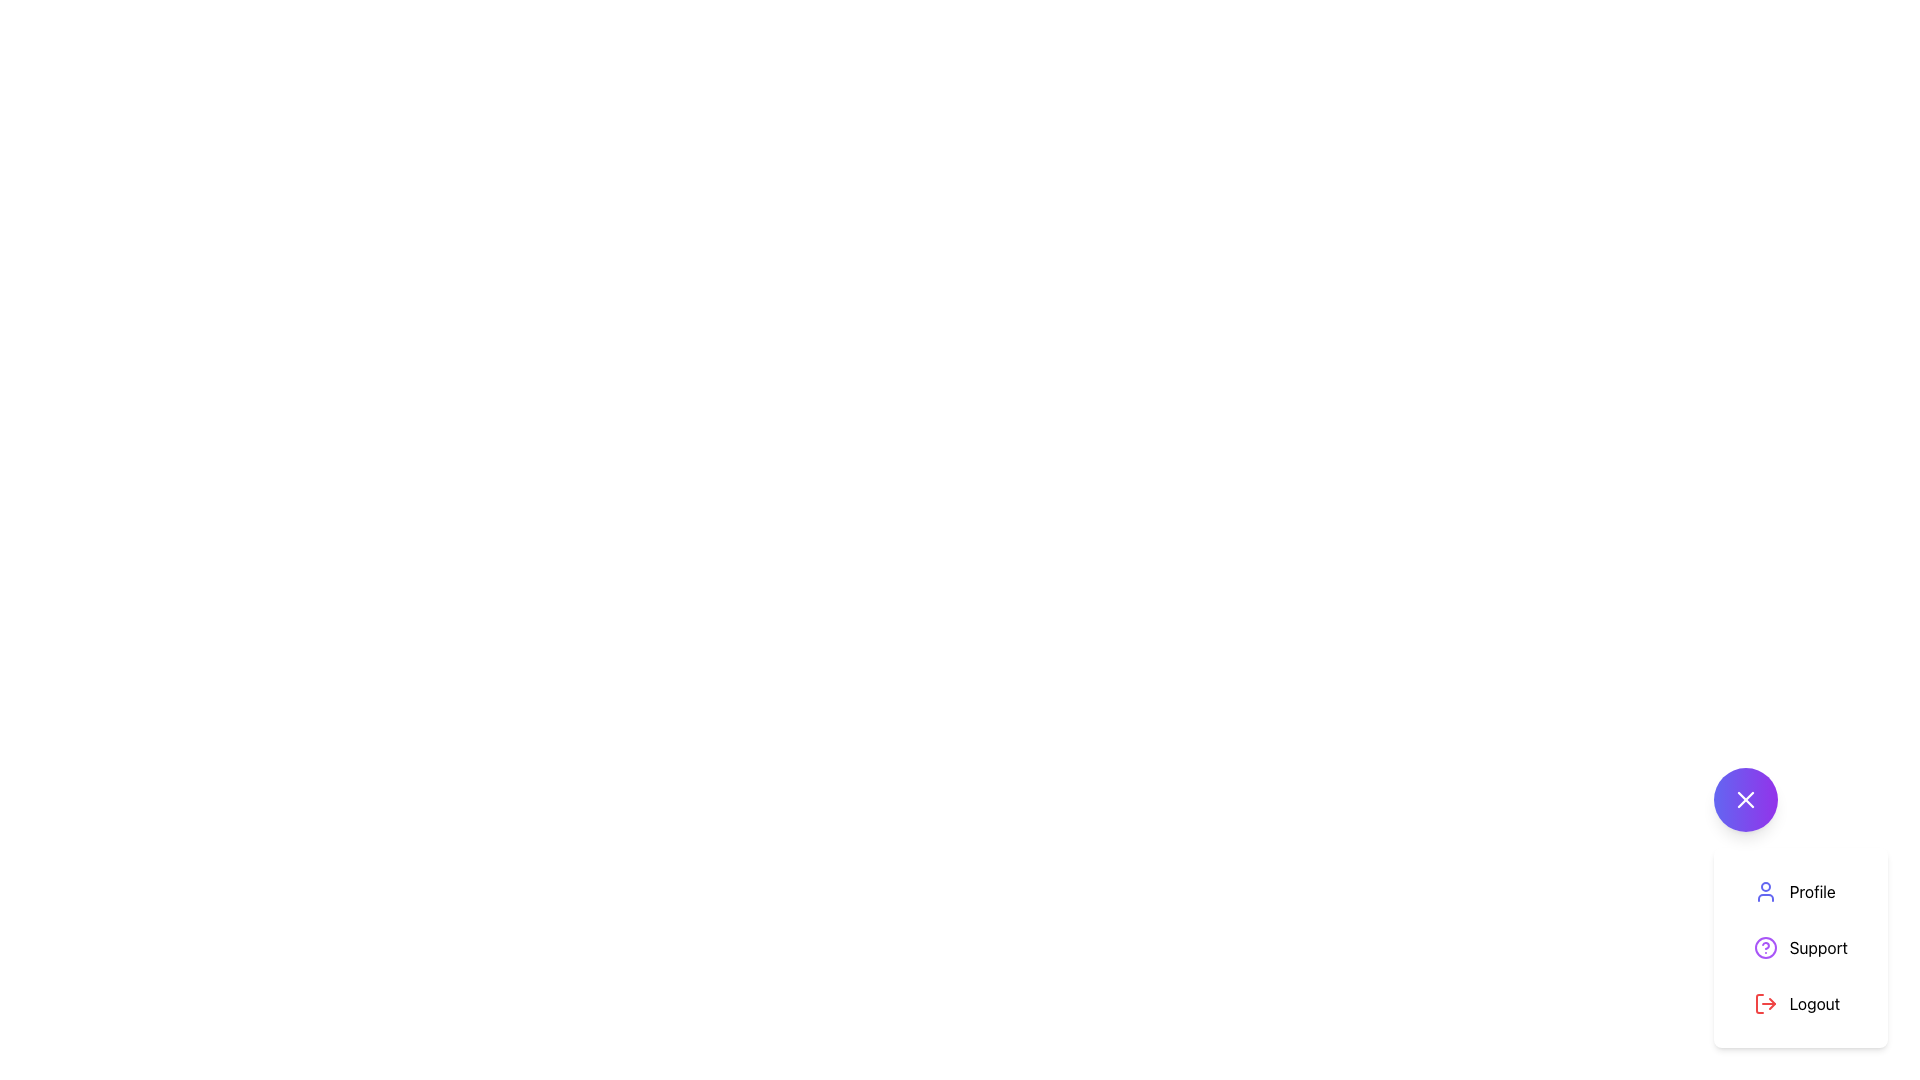 The image size is (1920, 1080). What do you see at coordinates (1800, 947) in the screenshot?
I see `the second button in the vertical dropdown list, located below the 'Profile' option and above the 'Logout' option` at bounding box center [1800, 947].